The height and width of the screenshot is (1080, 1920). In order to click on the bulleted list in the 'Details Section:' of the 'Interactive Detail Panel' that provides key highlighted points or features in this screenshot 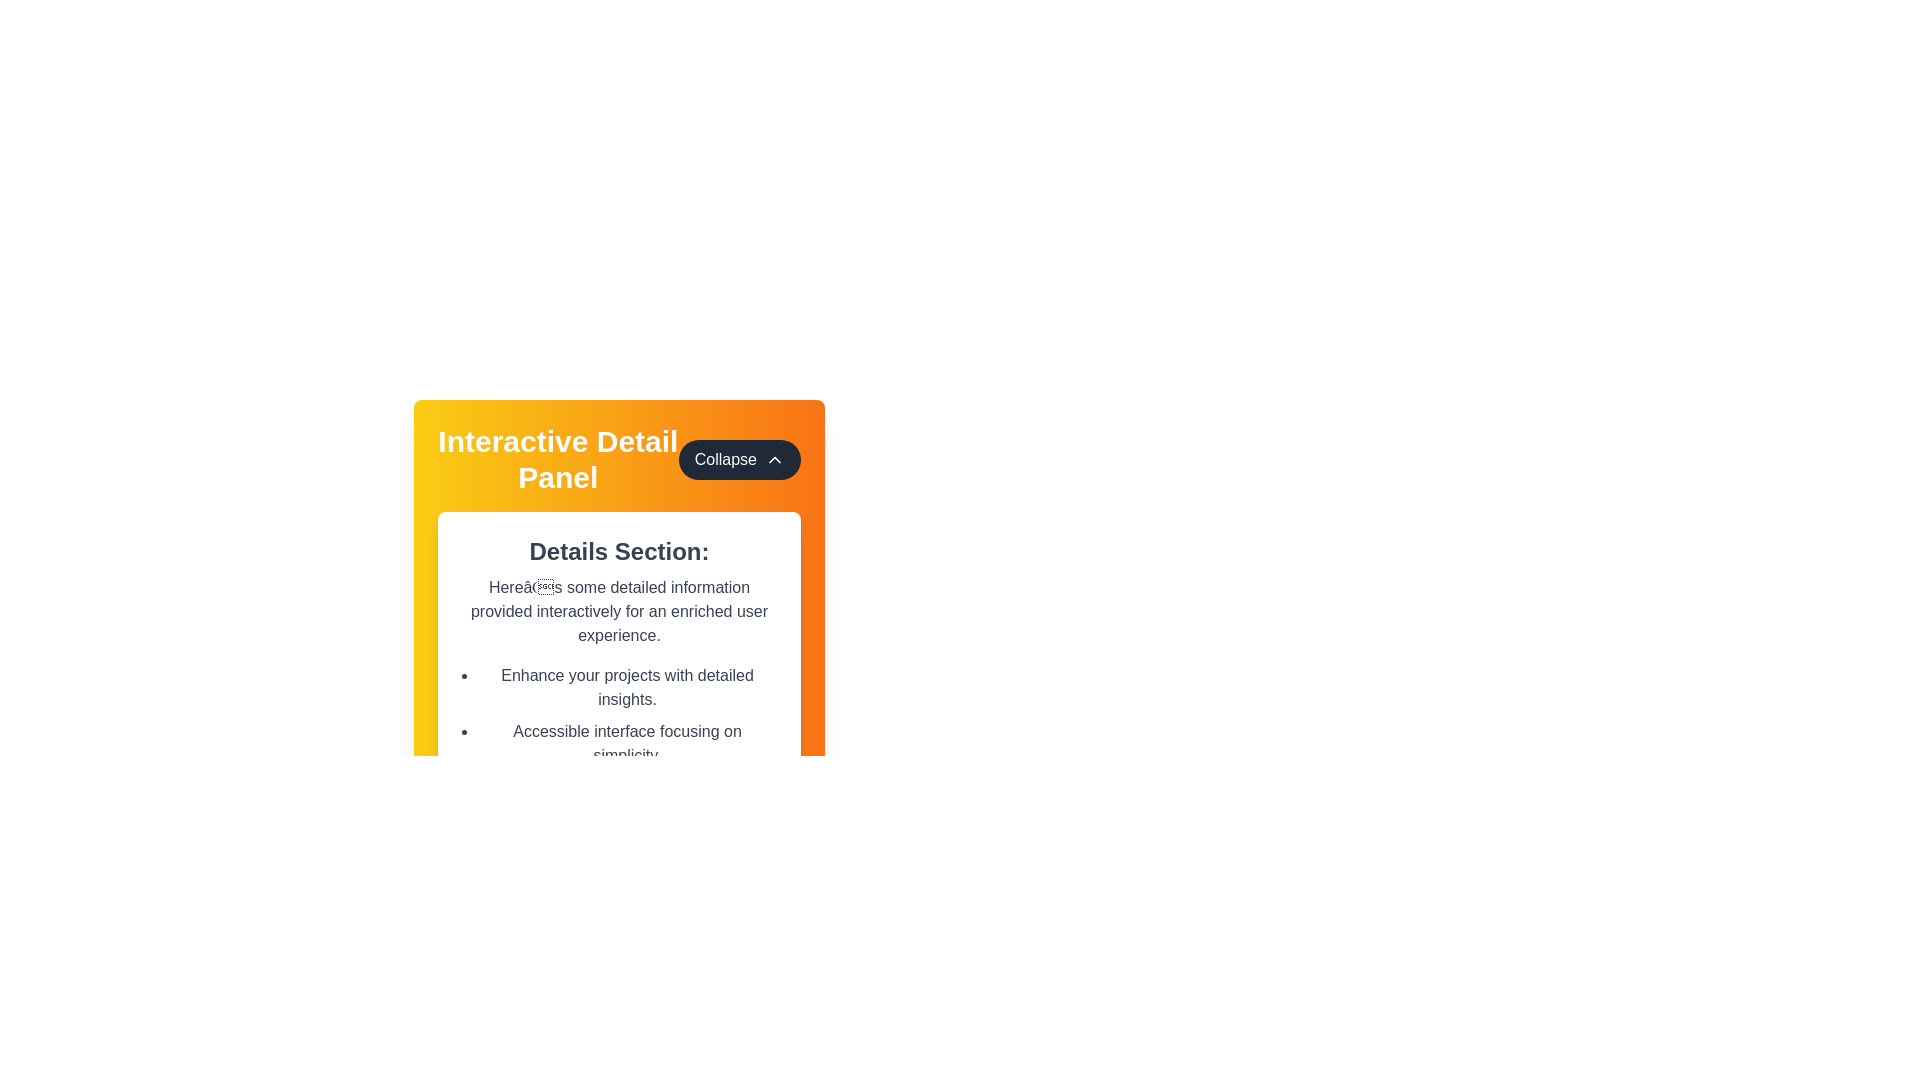, I will do `click(626, 744)`.